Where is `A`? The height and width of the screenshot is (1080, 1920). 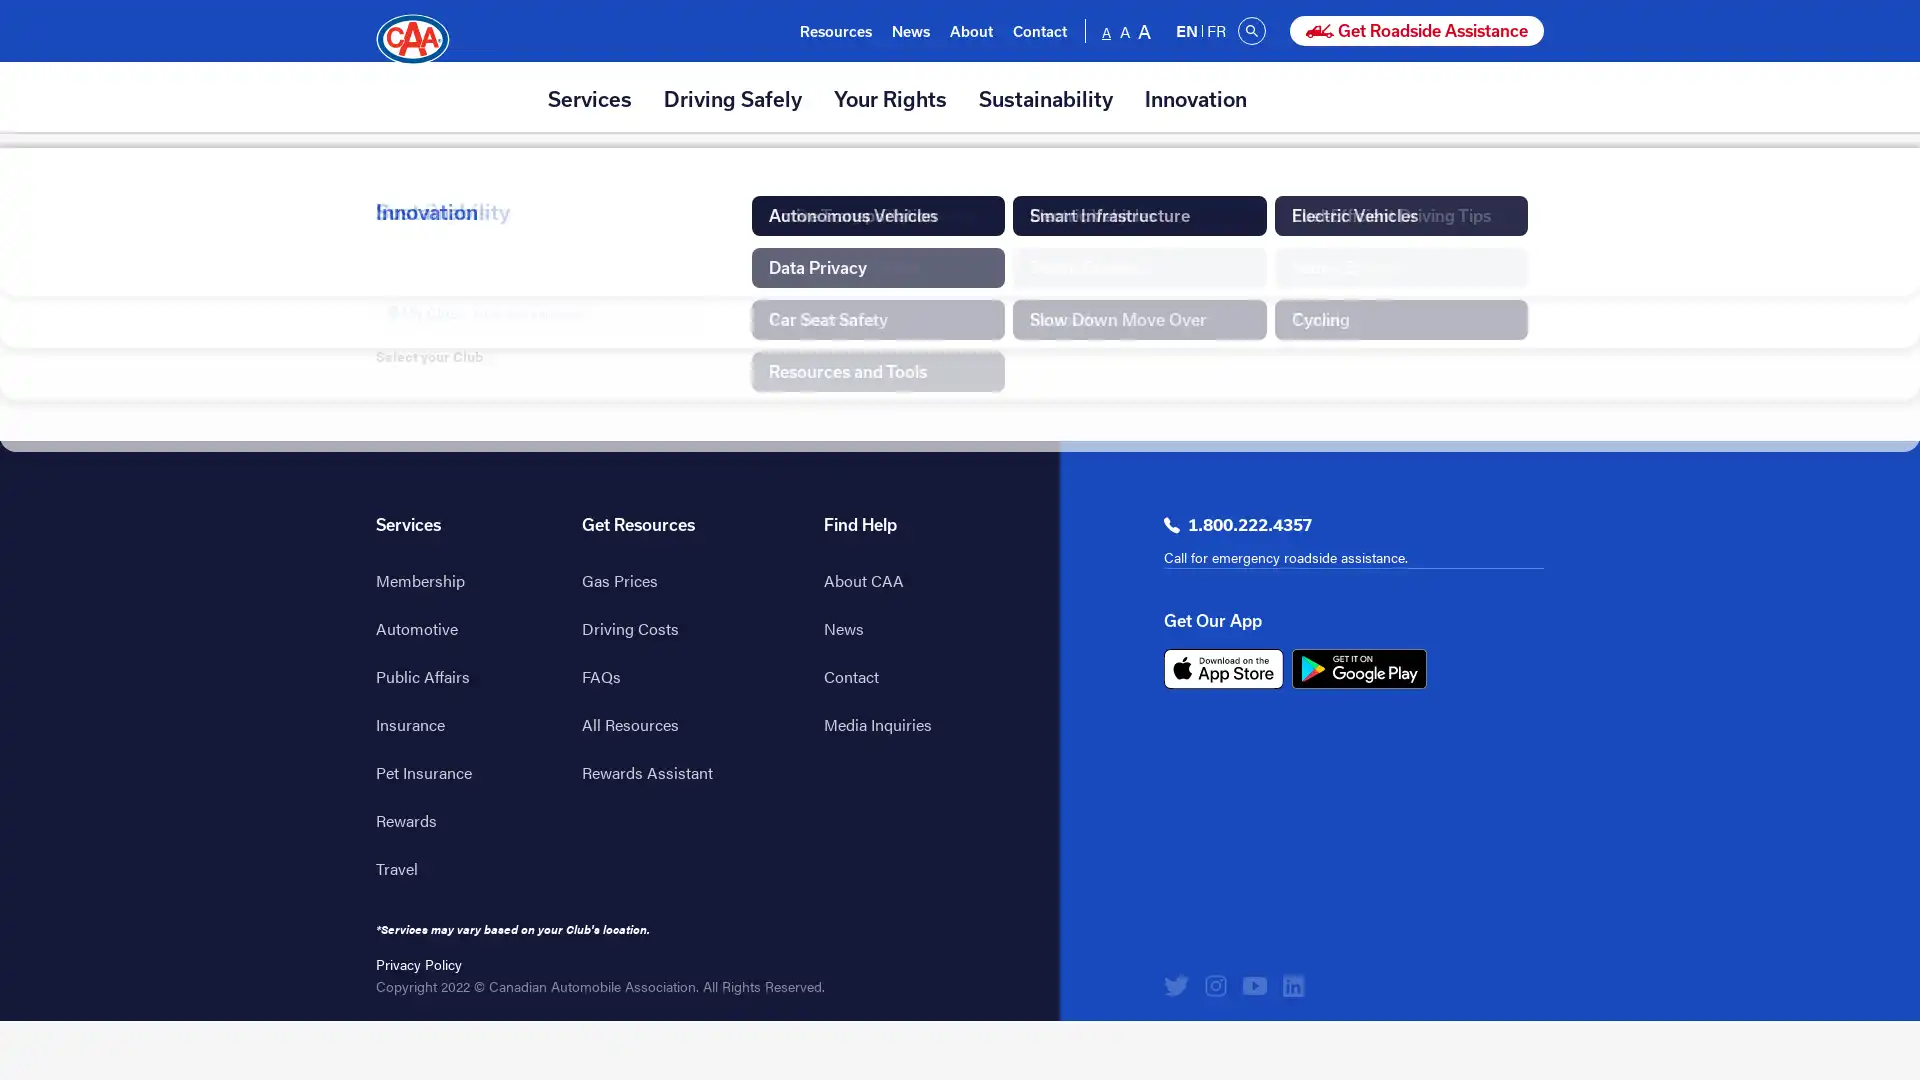
A is located at coordinates (1124, 30).